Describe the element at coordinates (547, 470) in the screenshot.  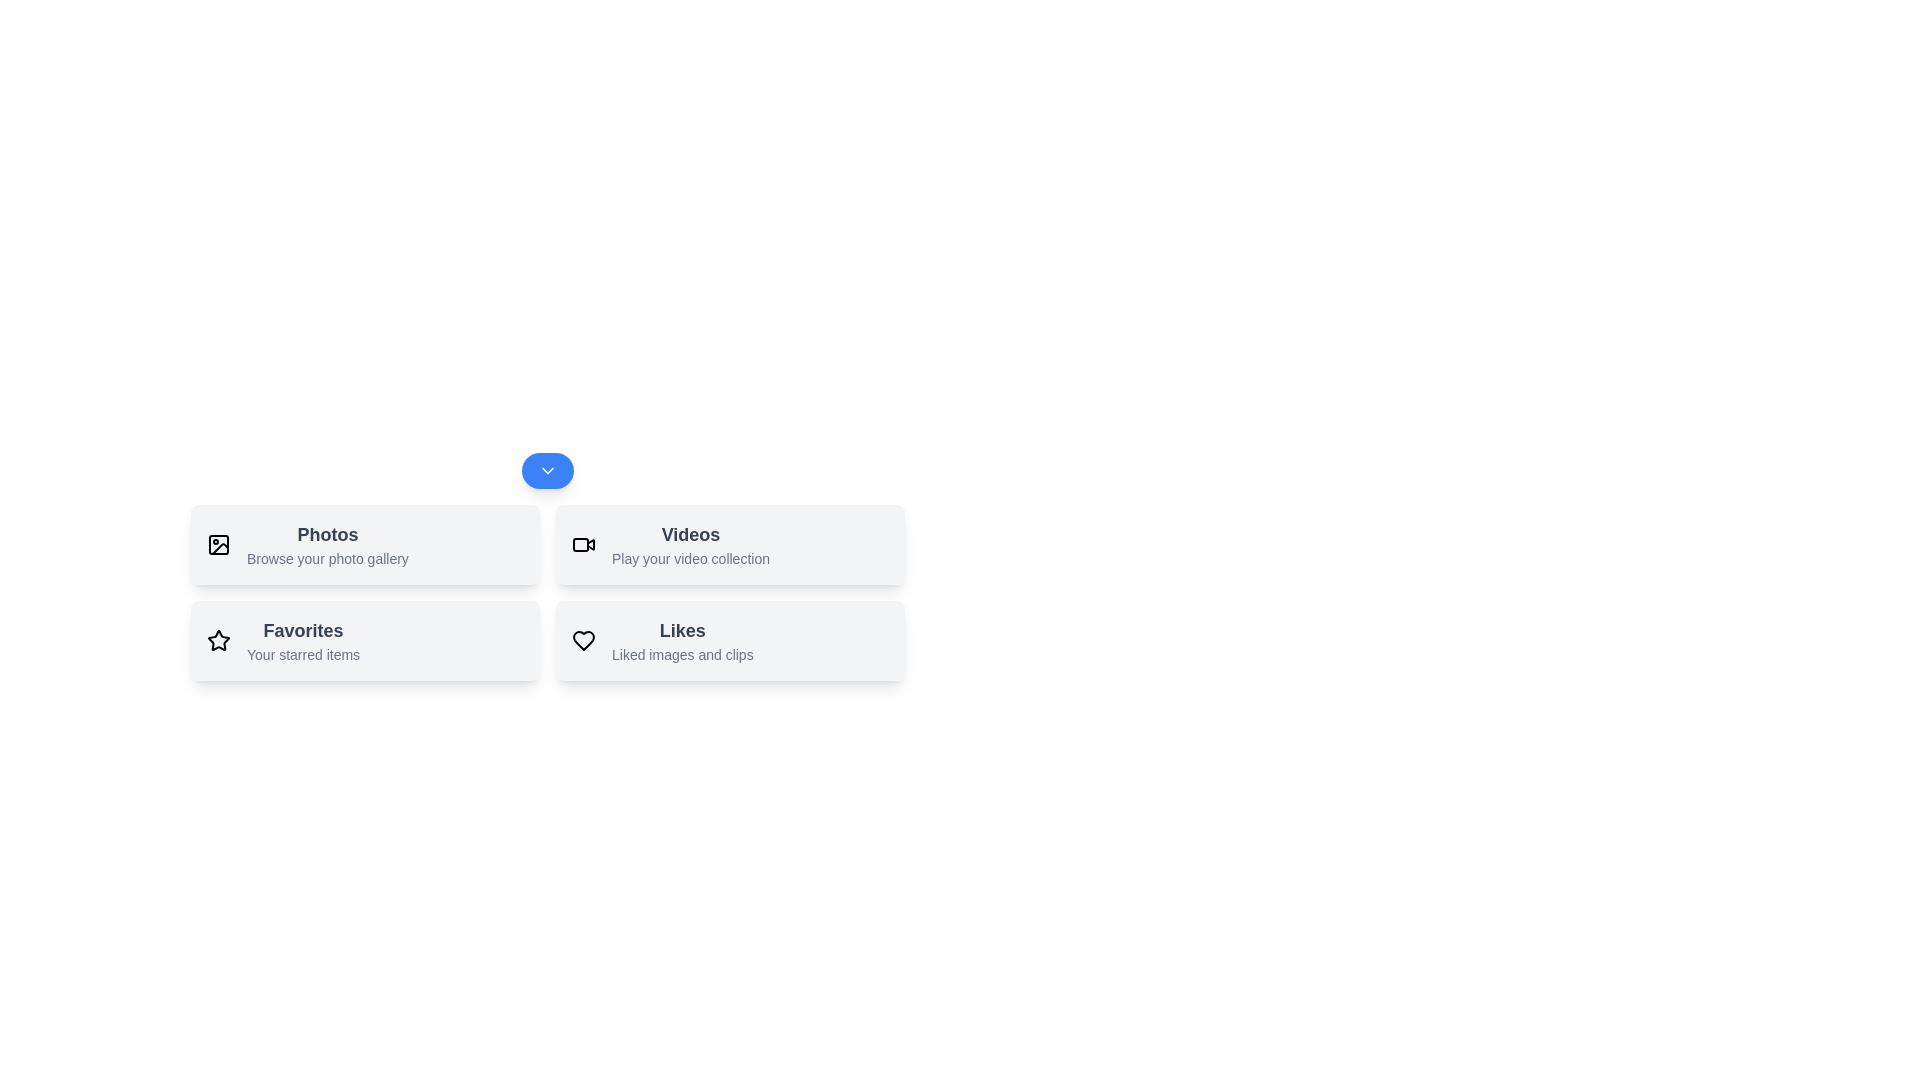
I see `the main button to toggle the visibility of the action buttons` at that location.